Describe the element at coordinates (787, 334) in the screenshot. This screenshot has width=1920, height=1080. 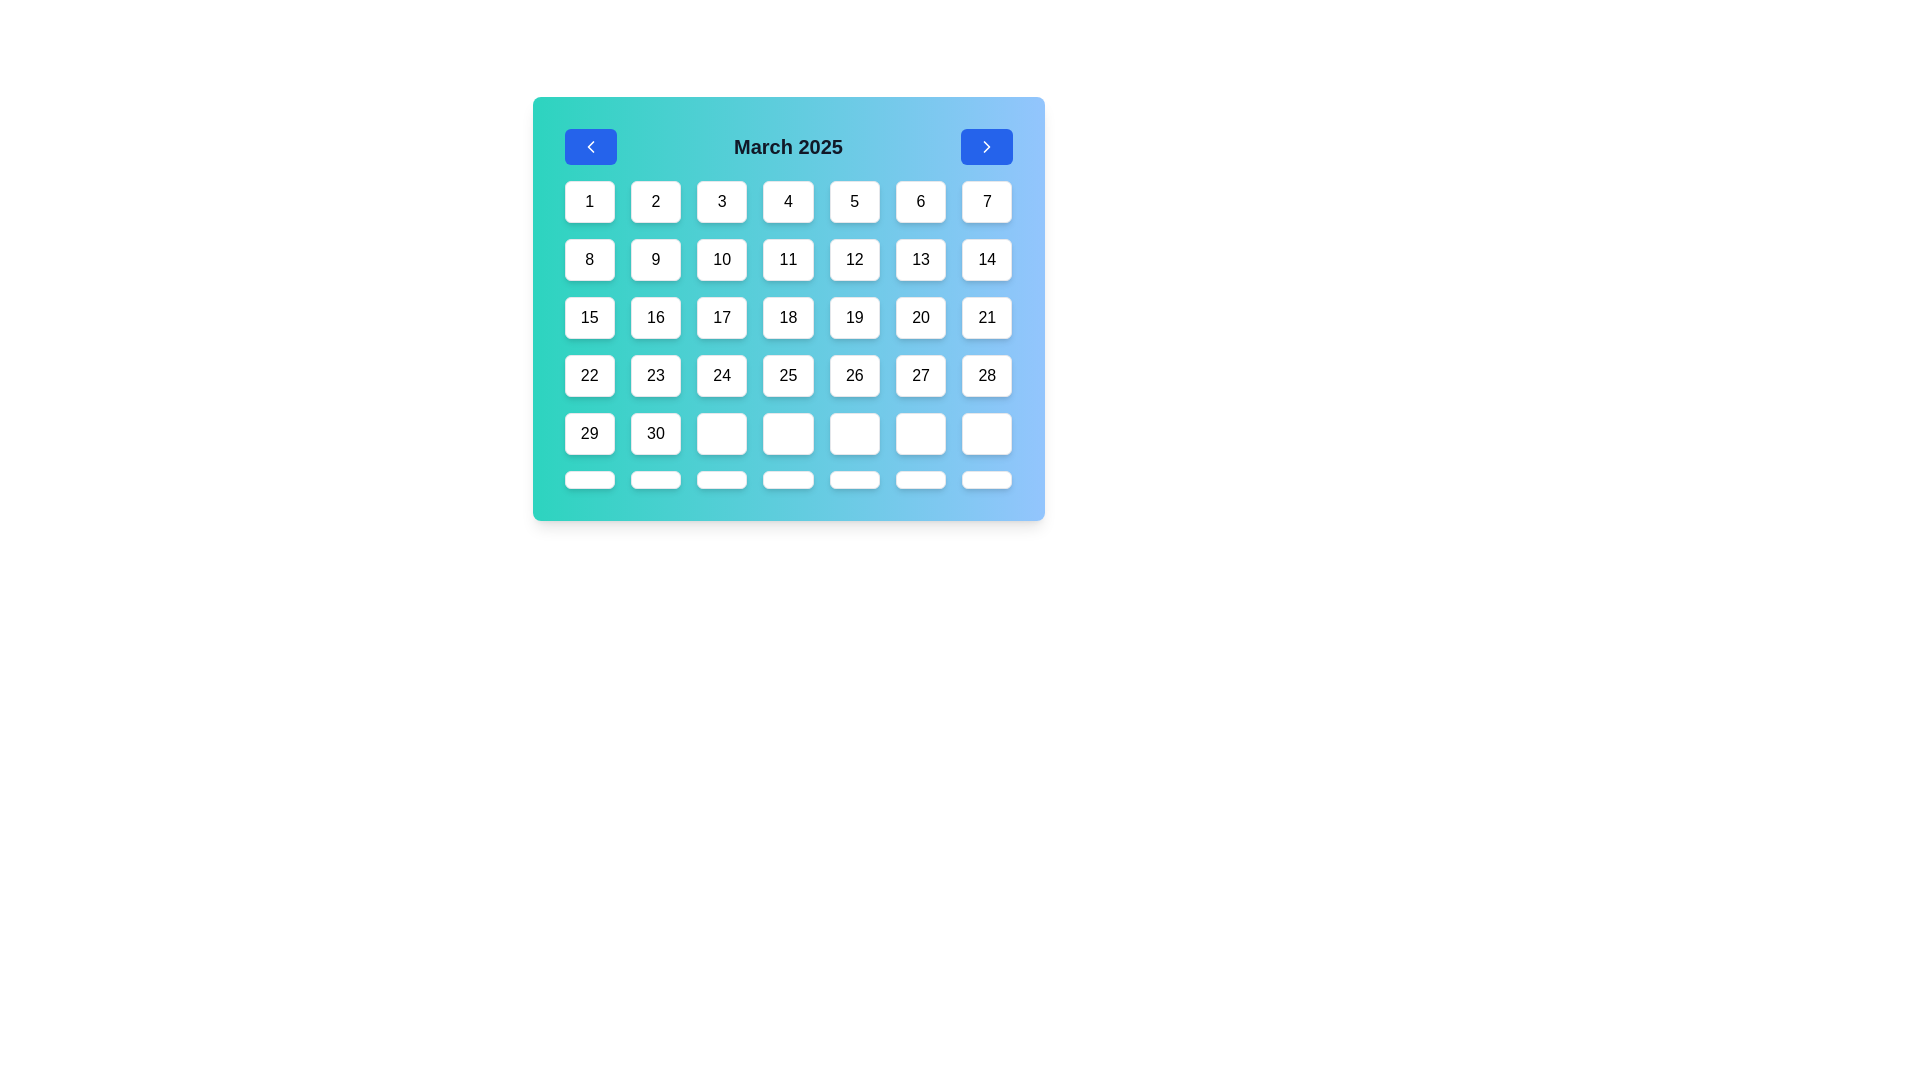
I see `the highlighted calendar day cell in the March 2025 calendar` at that location.